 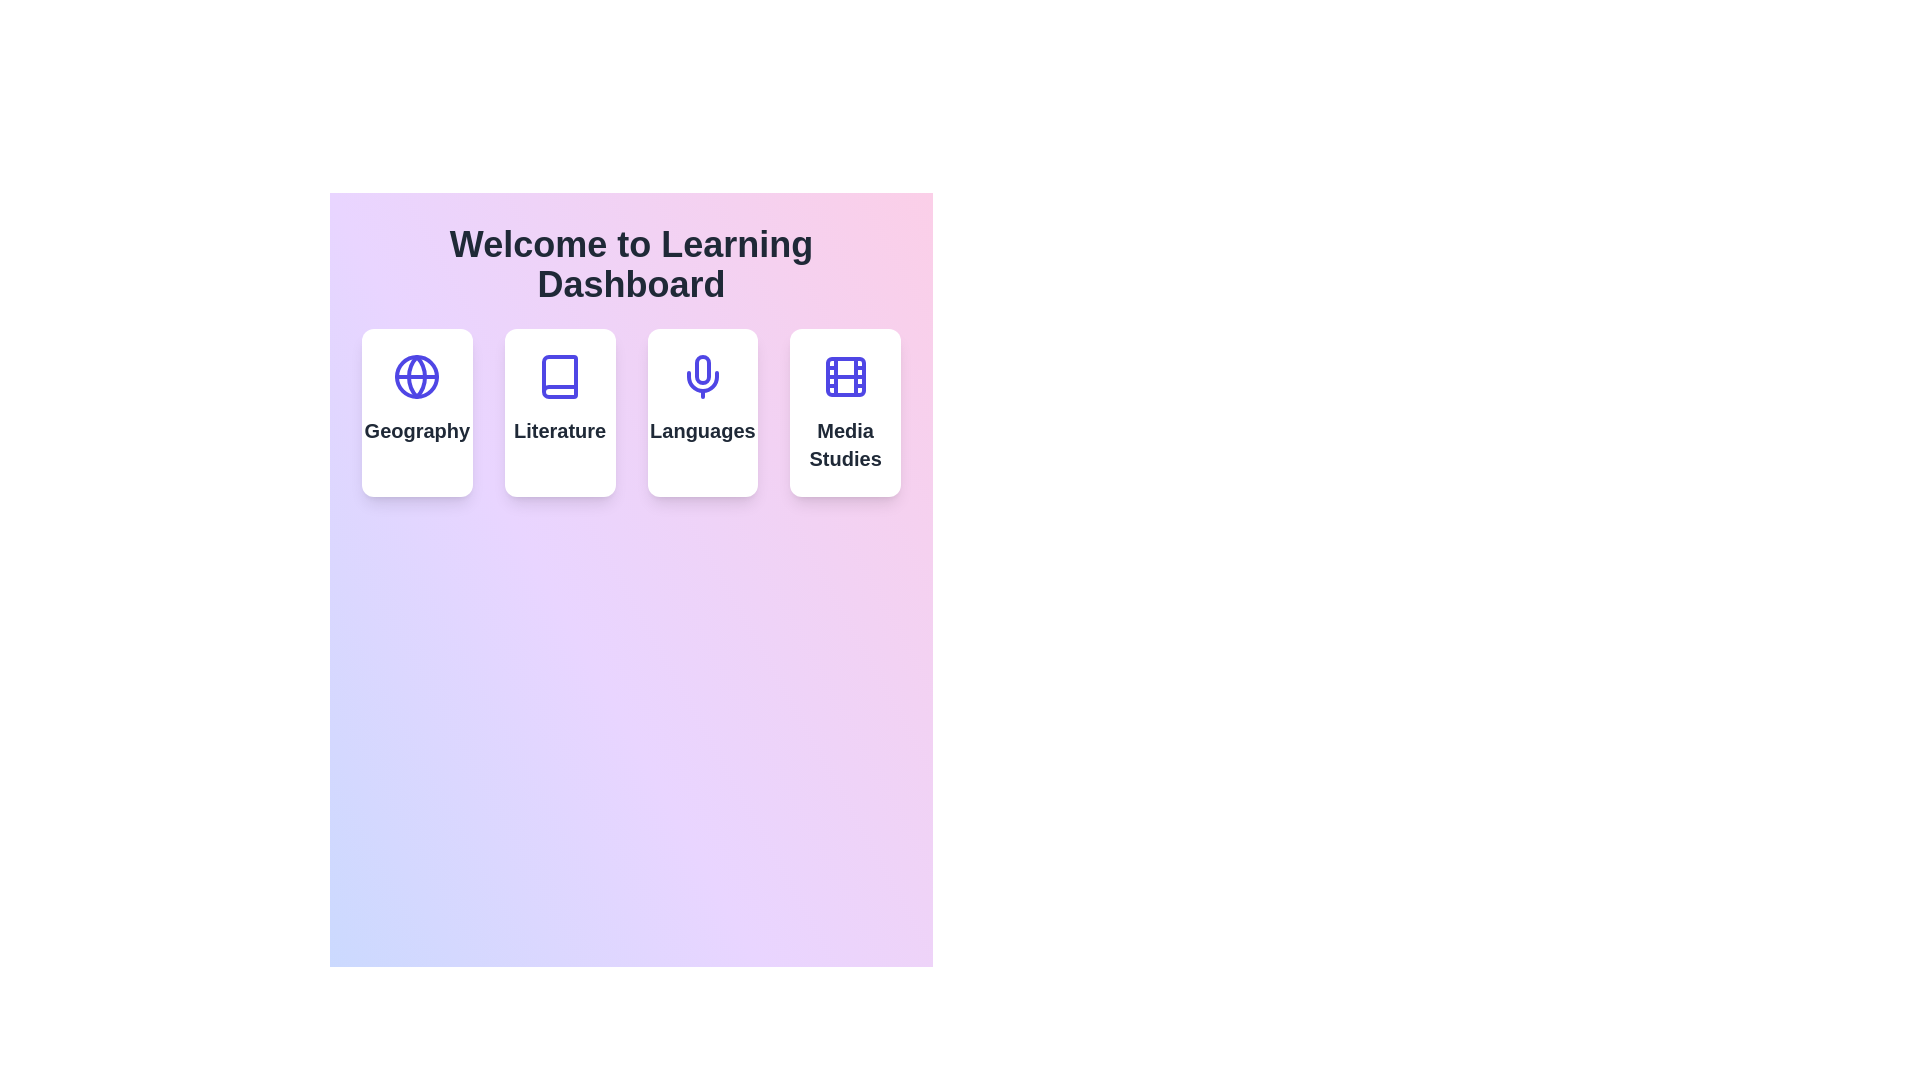 I want to click on the microphone icon, which is outlined in blue and positioned above the 'Languages' text in the third card of a 4-card grid layout, so click(x=702, y=377).